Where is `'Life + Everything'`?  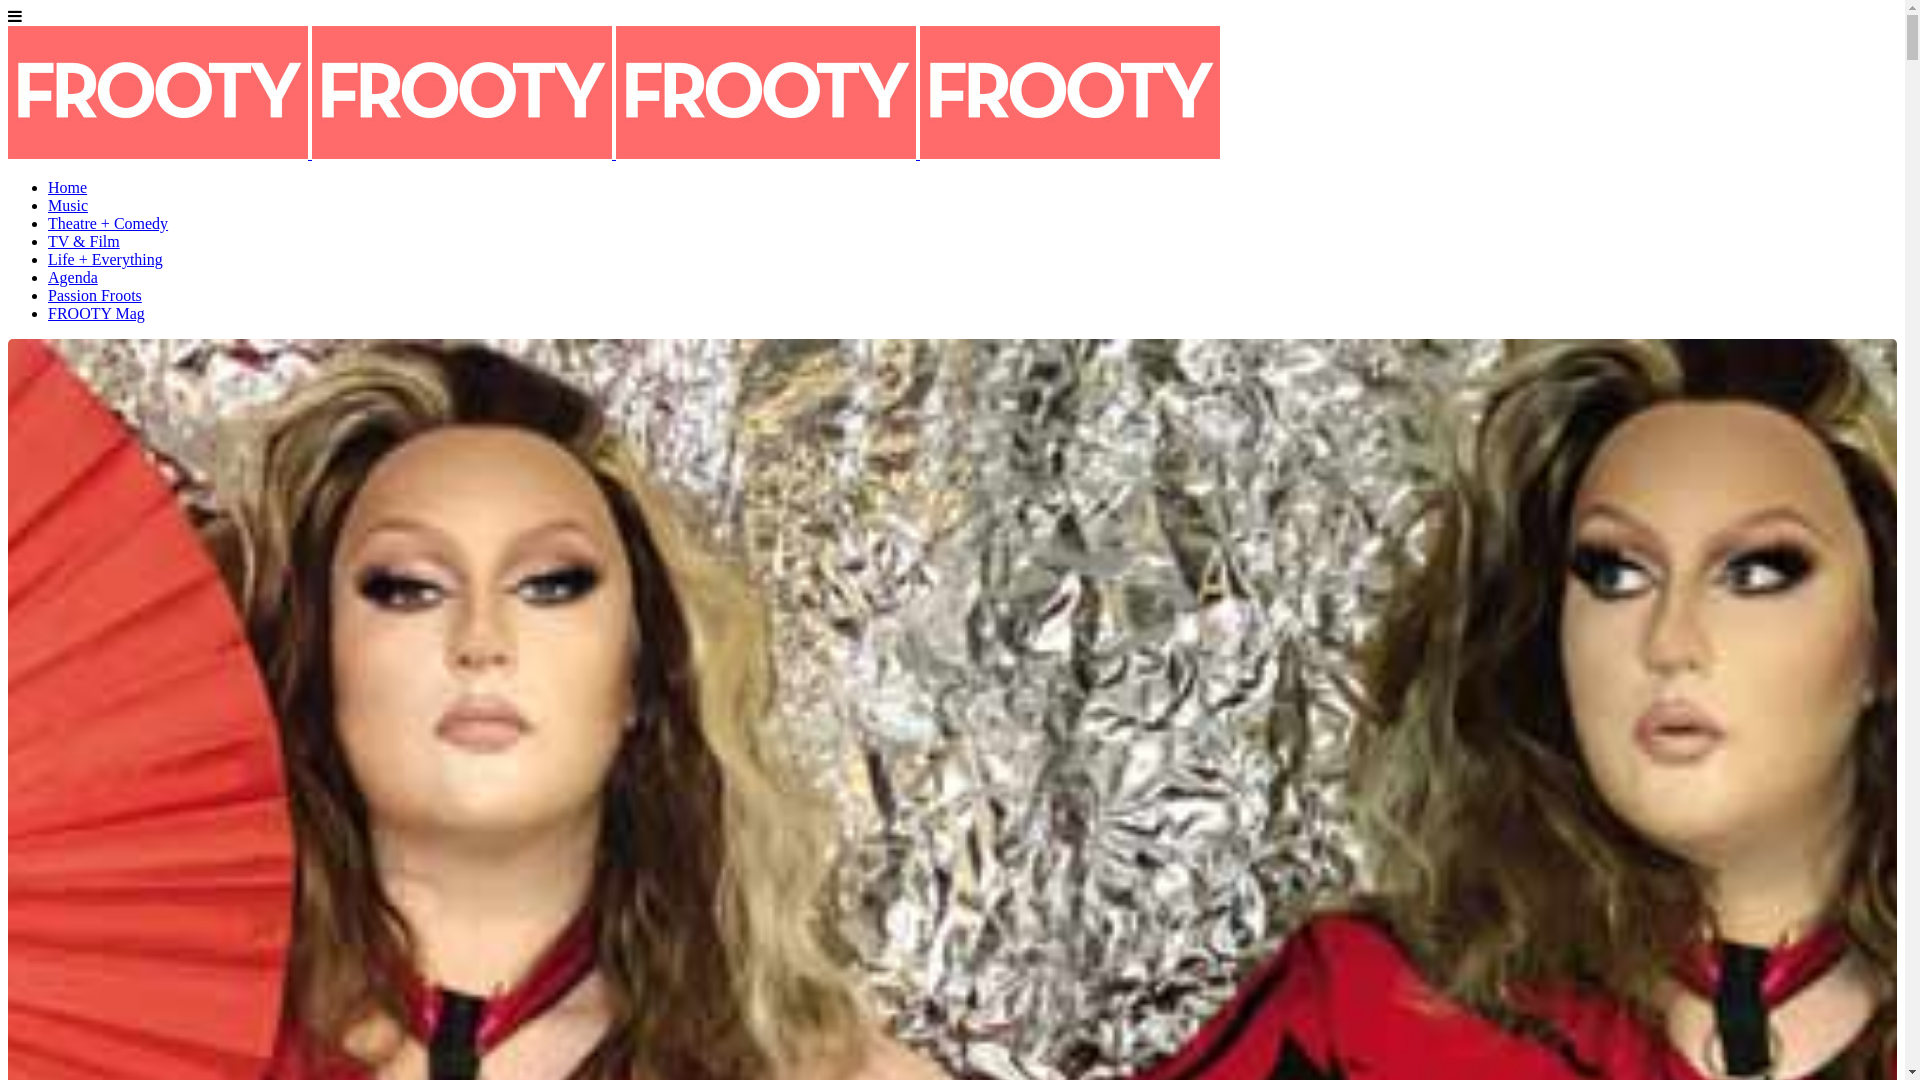 'Life + Everything' is located at coordinates (104, 258).